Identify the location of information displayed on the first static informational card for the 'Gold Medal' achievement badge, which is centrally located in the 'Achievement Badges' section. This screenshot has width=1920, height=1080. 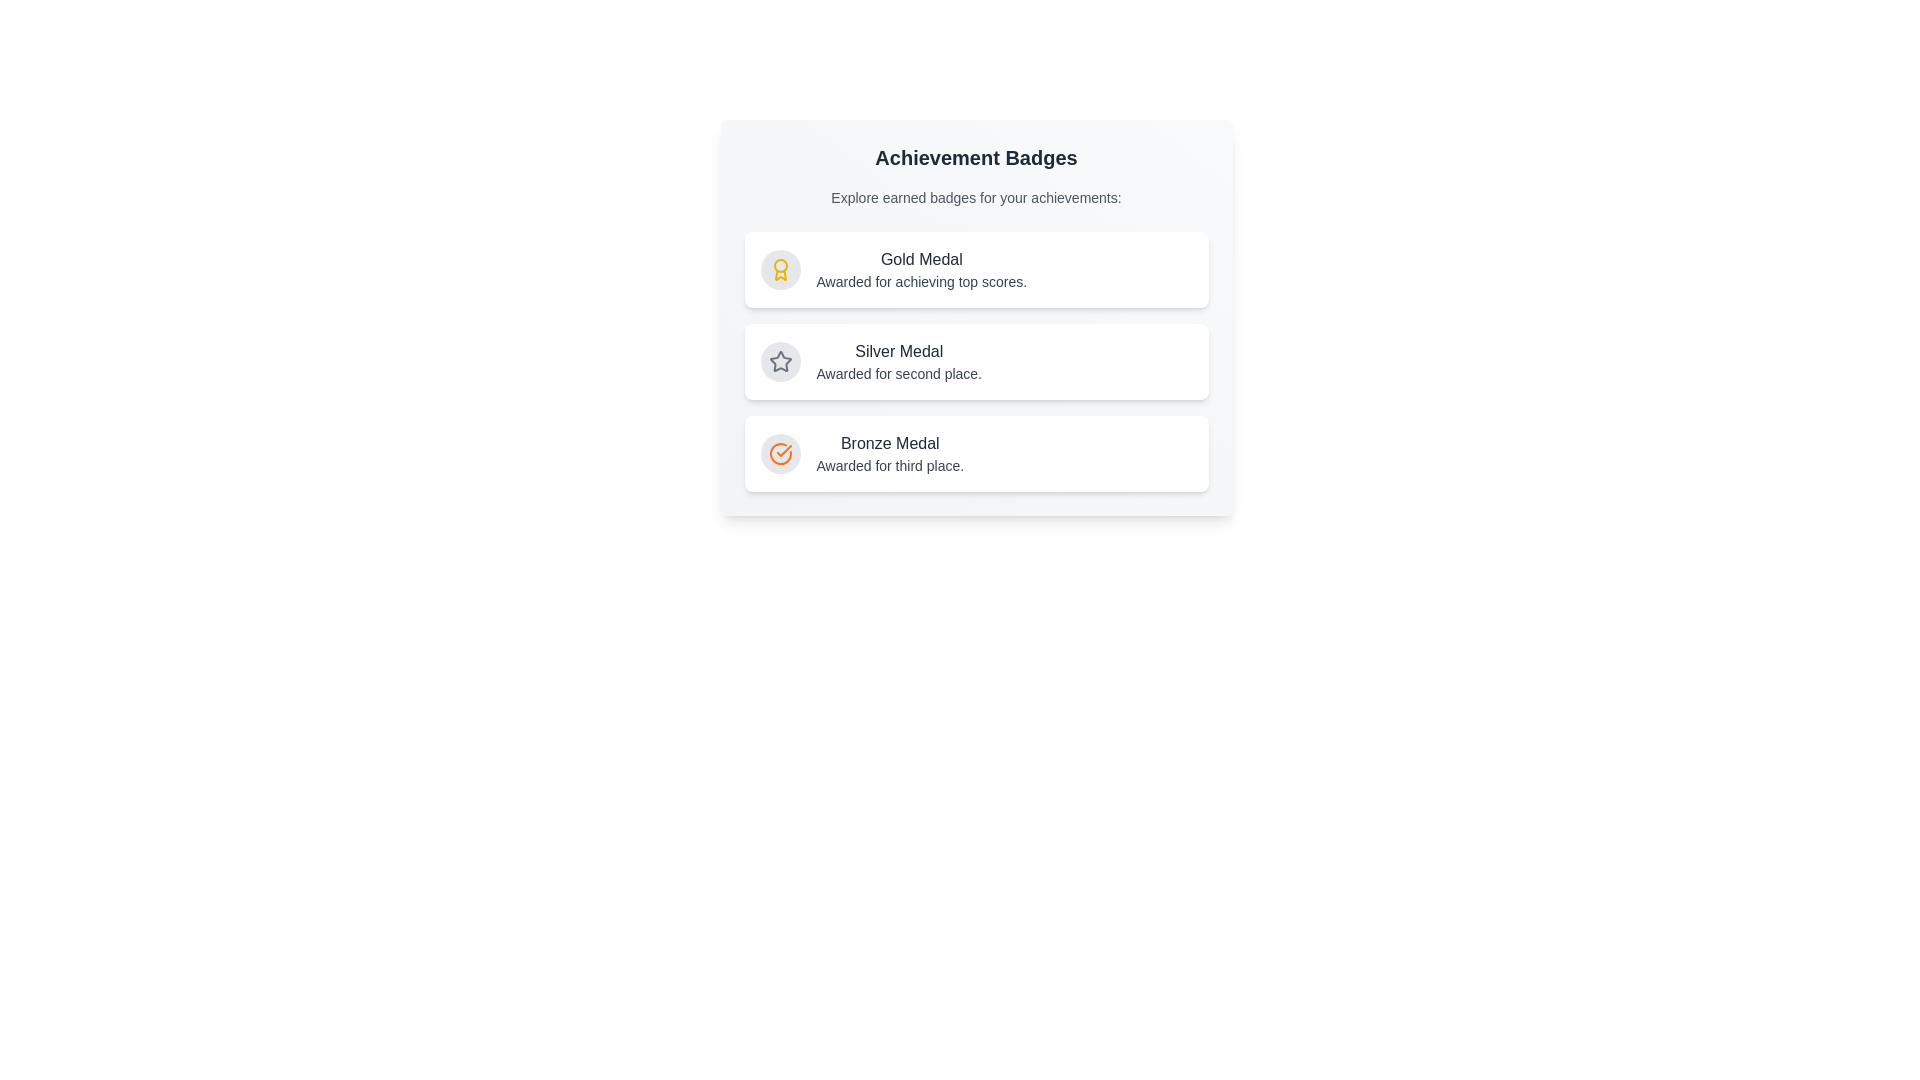
(976, 270).